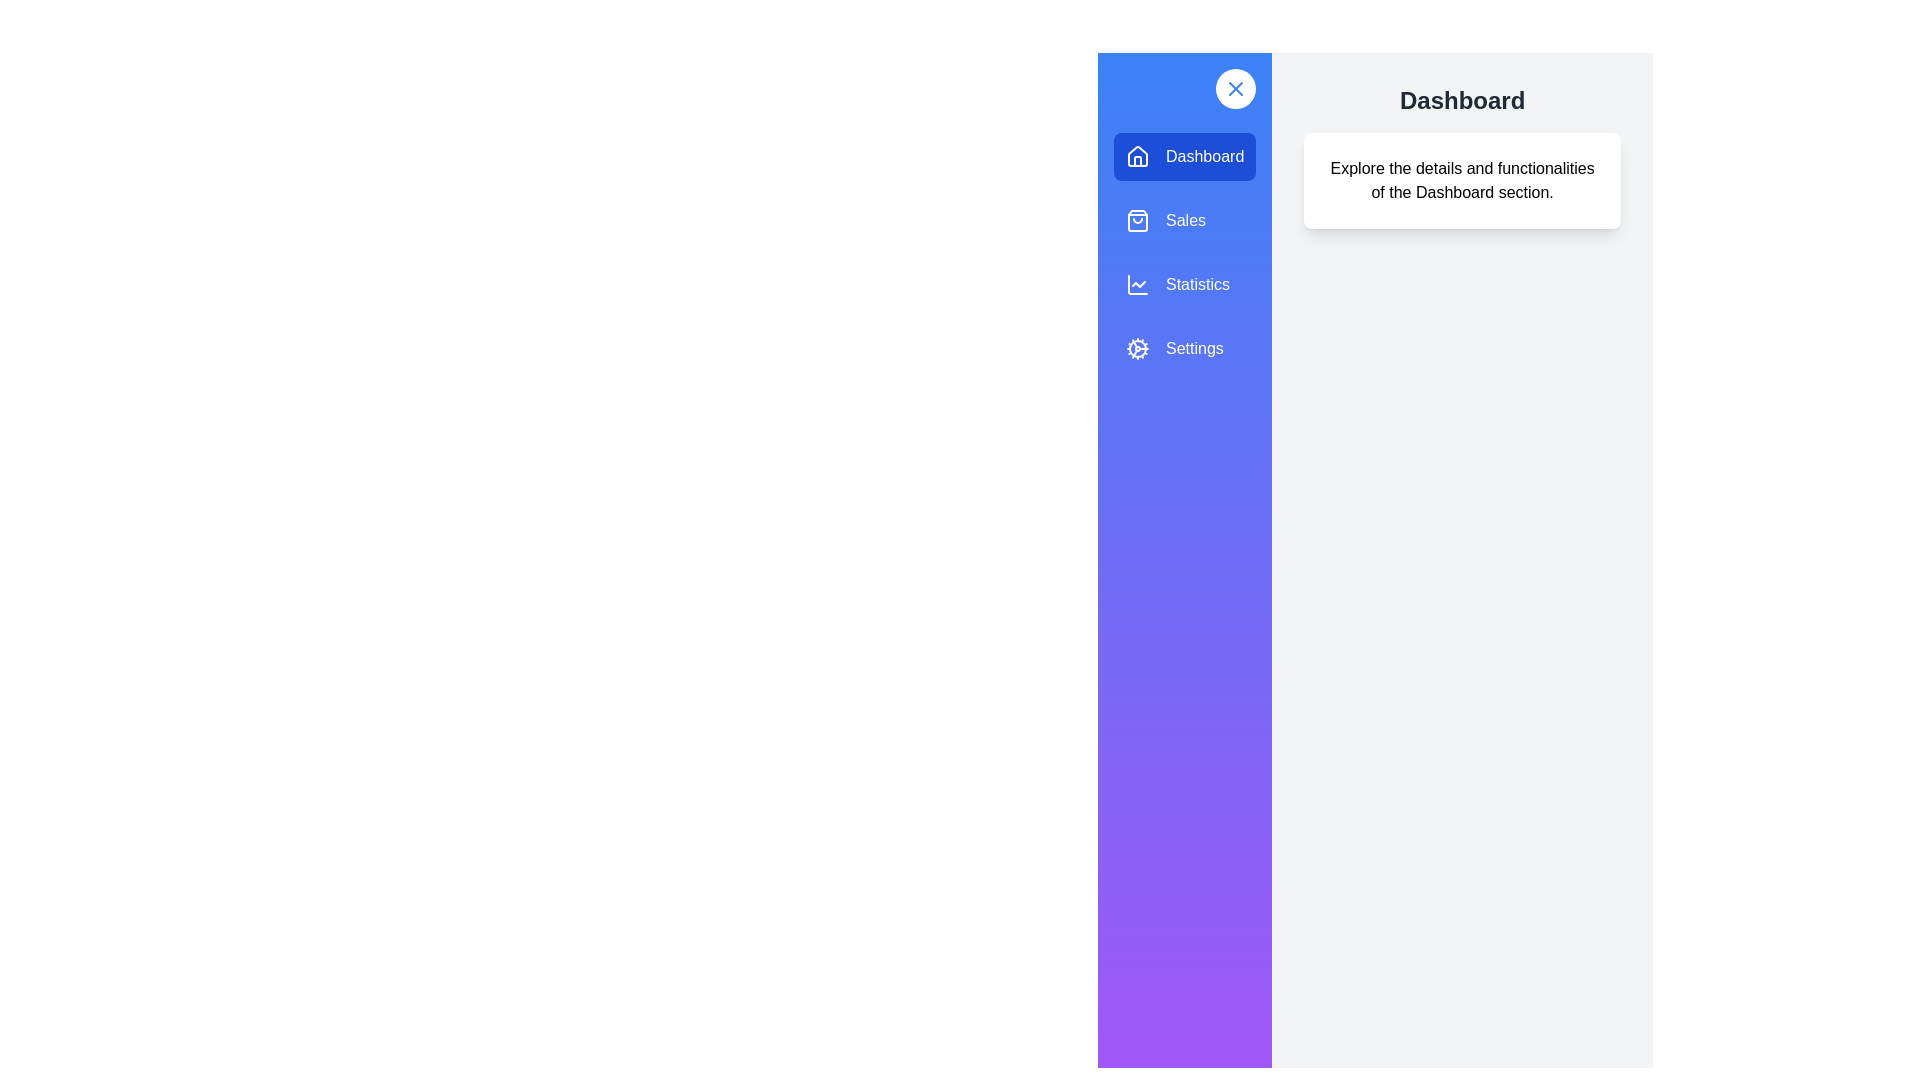 Image resolution: width=1920 pixels, height=1080 pixels. I want to click on the main content text to interact with it, so click(1462, 181).